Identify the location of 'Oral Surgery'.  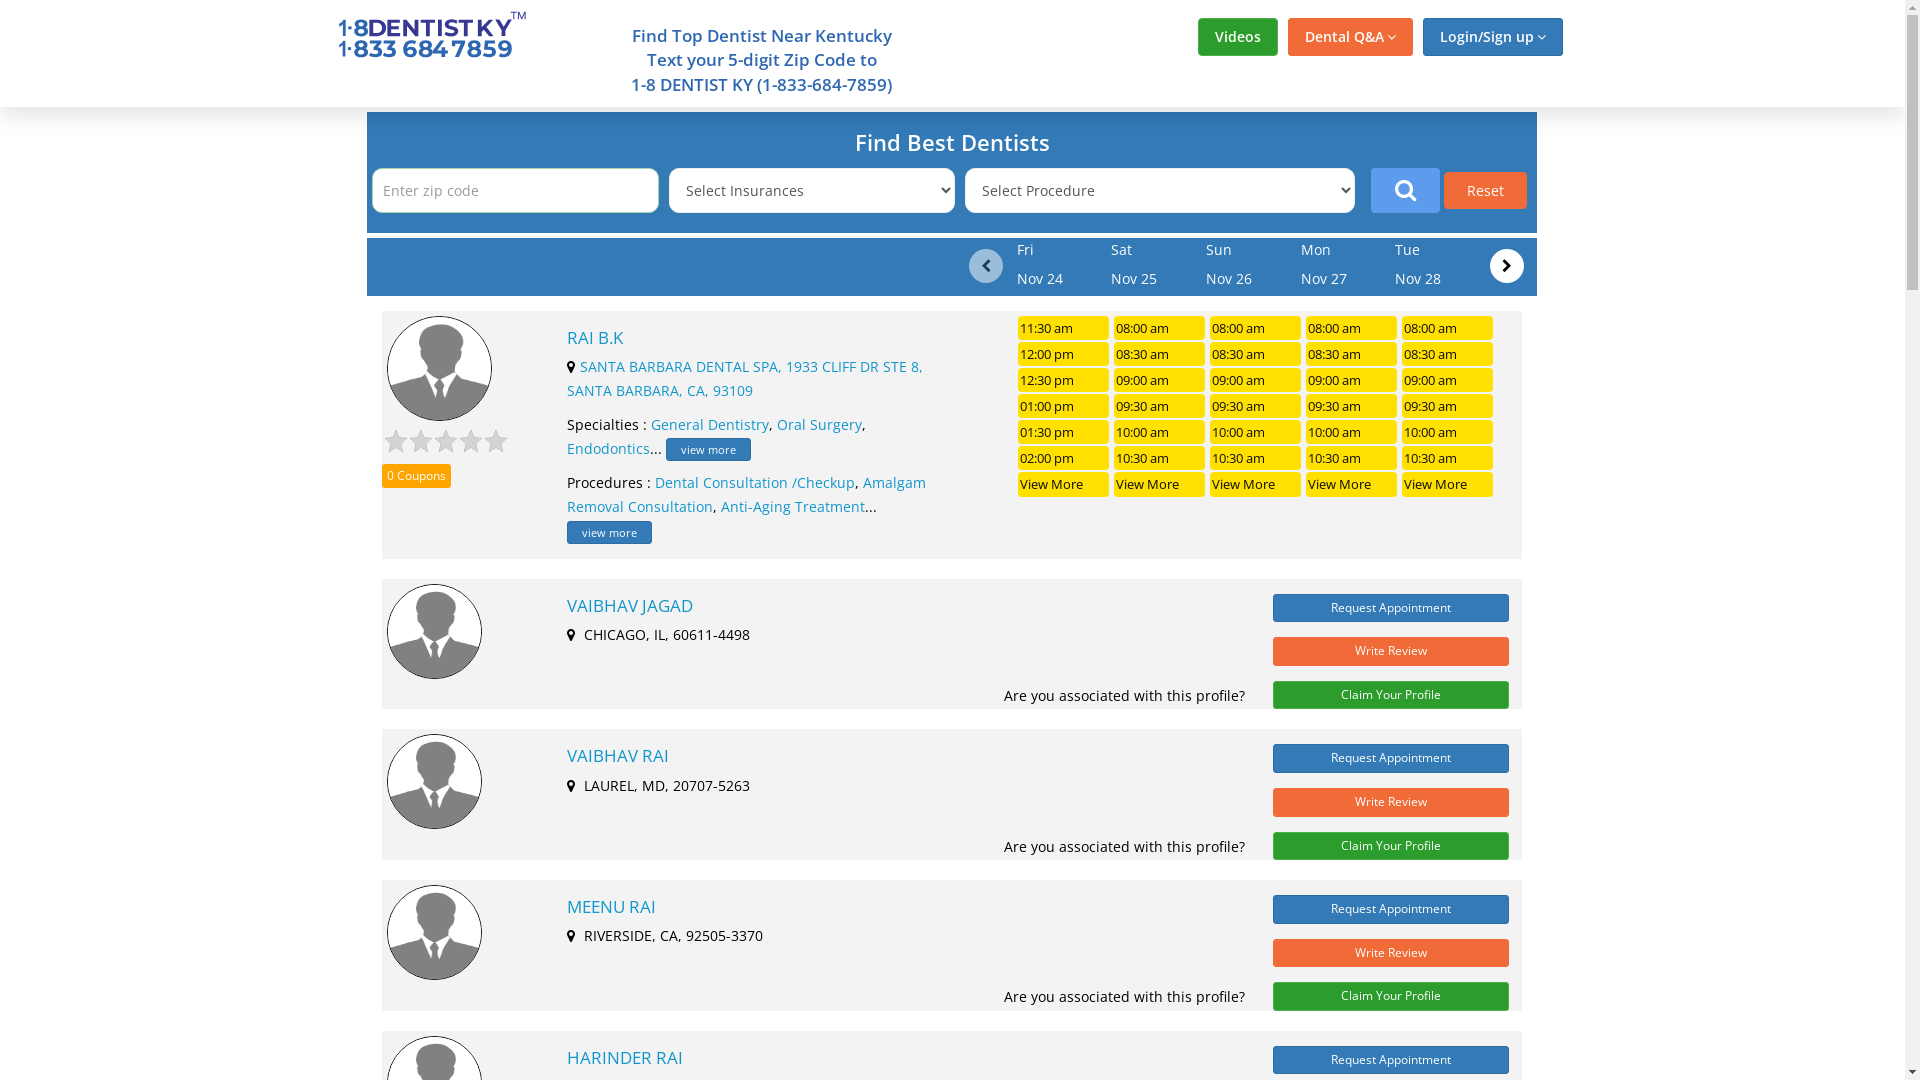
(819, 423).